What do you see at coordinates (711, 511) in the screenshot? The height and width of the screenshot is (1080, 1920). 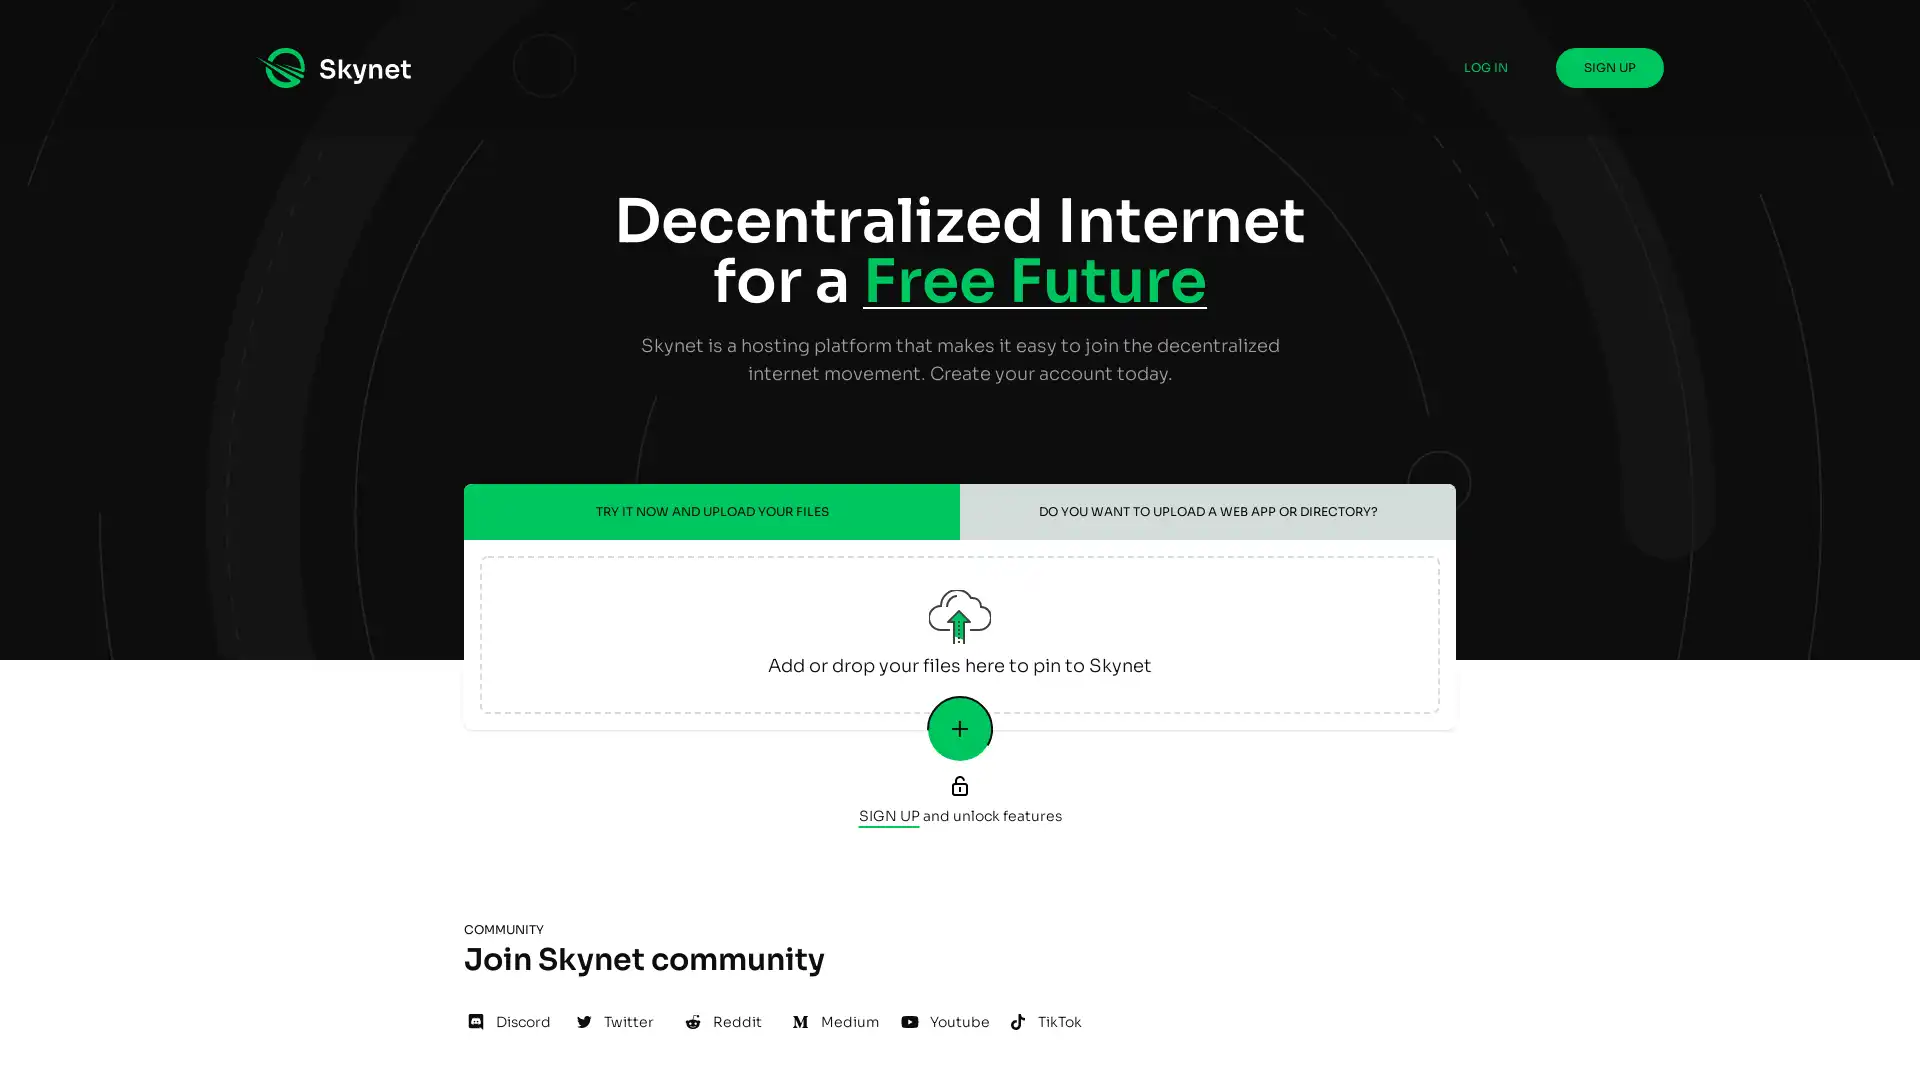 I see `TRY IT NOW AND UPLOAD YOUR FILES` at bounding box center [711, 511].